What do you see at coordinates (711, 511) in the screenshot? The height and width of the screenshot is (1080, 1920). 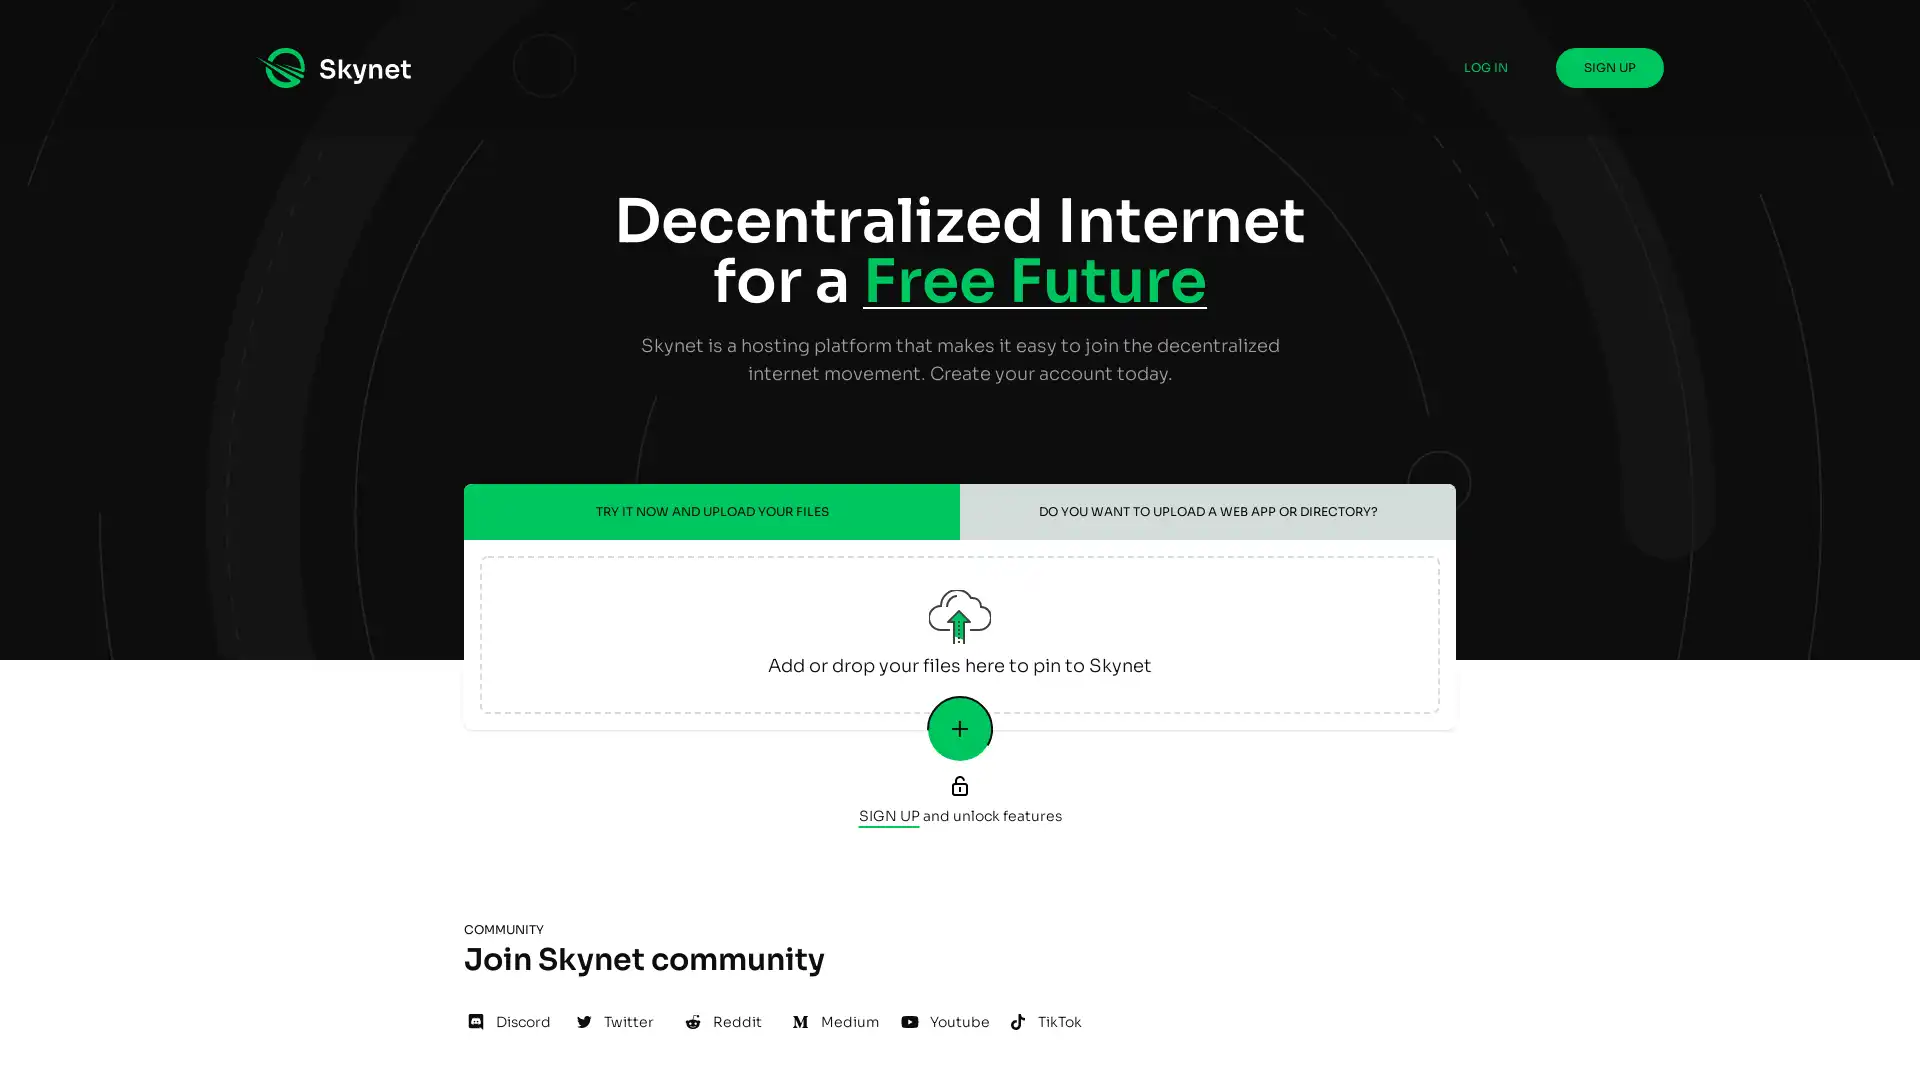 I see `TRY IT NOW AND UPLOAD YOUR FILES` at bounding box center [711, 511].